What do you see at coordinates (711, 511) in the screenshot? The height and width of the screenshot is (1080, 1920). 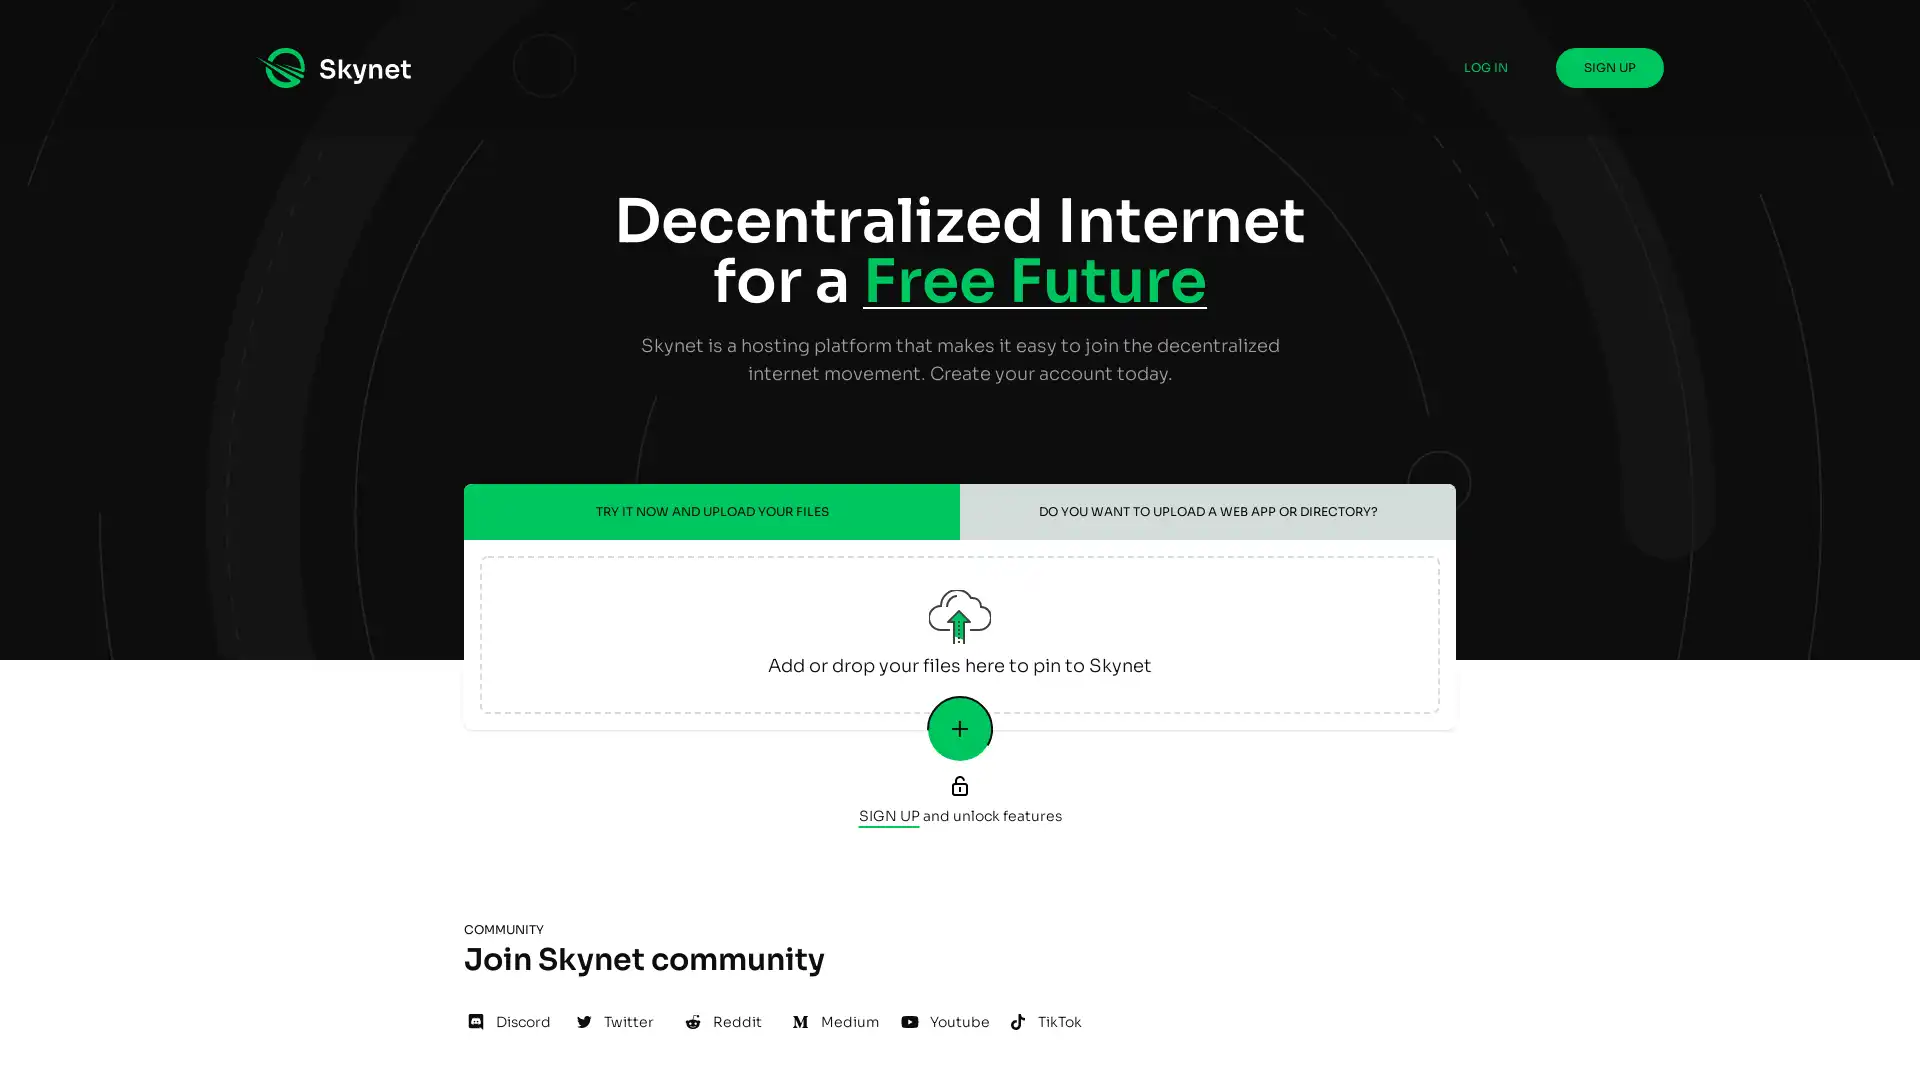 I see `TRY IT NOW AND UPLOAD YOUR FILES` at bounding box center [711, 511].